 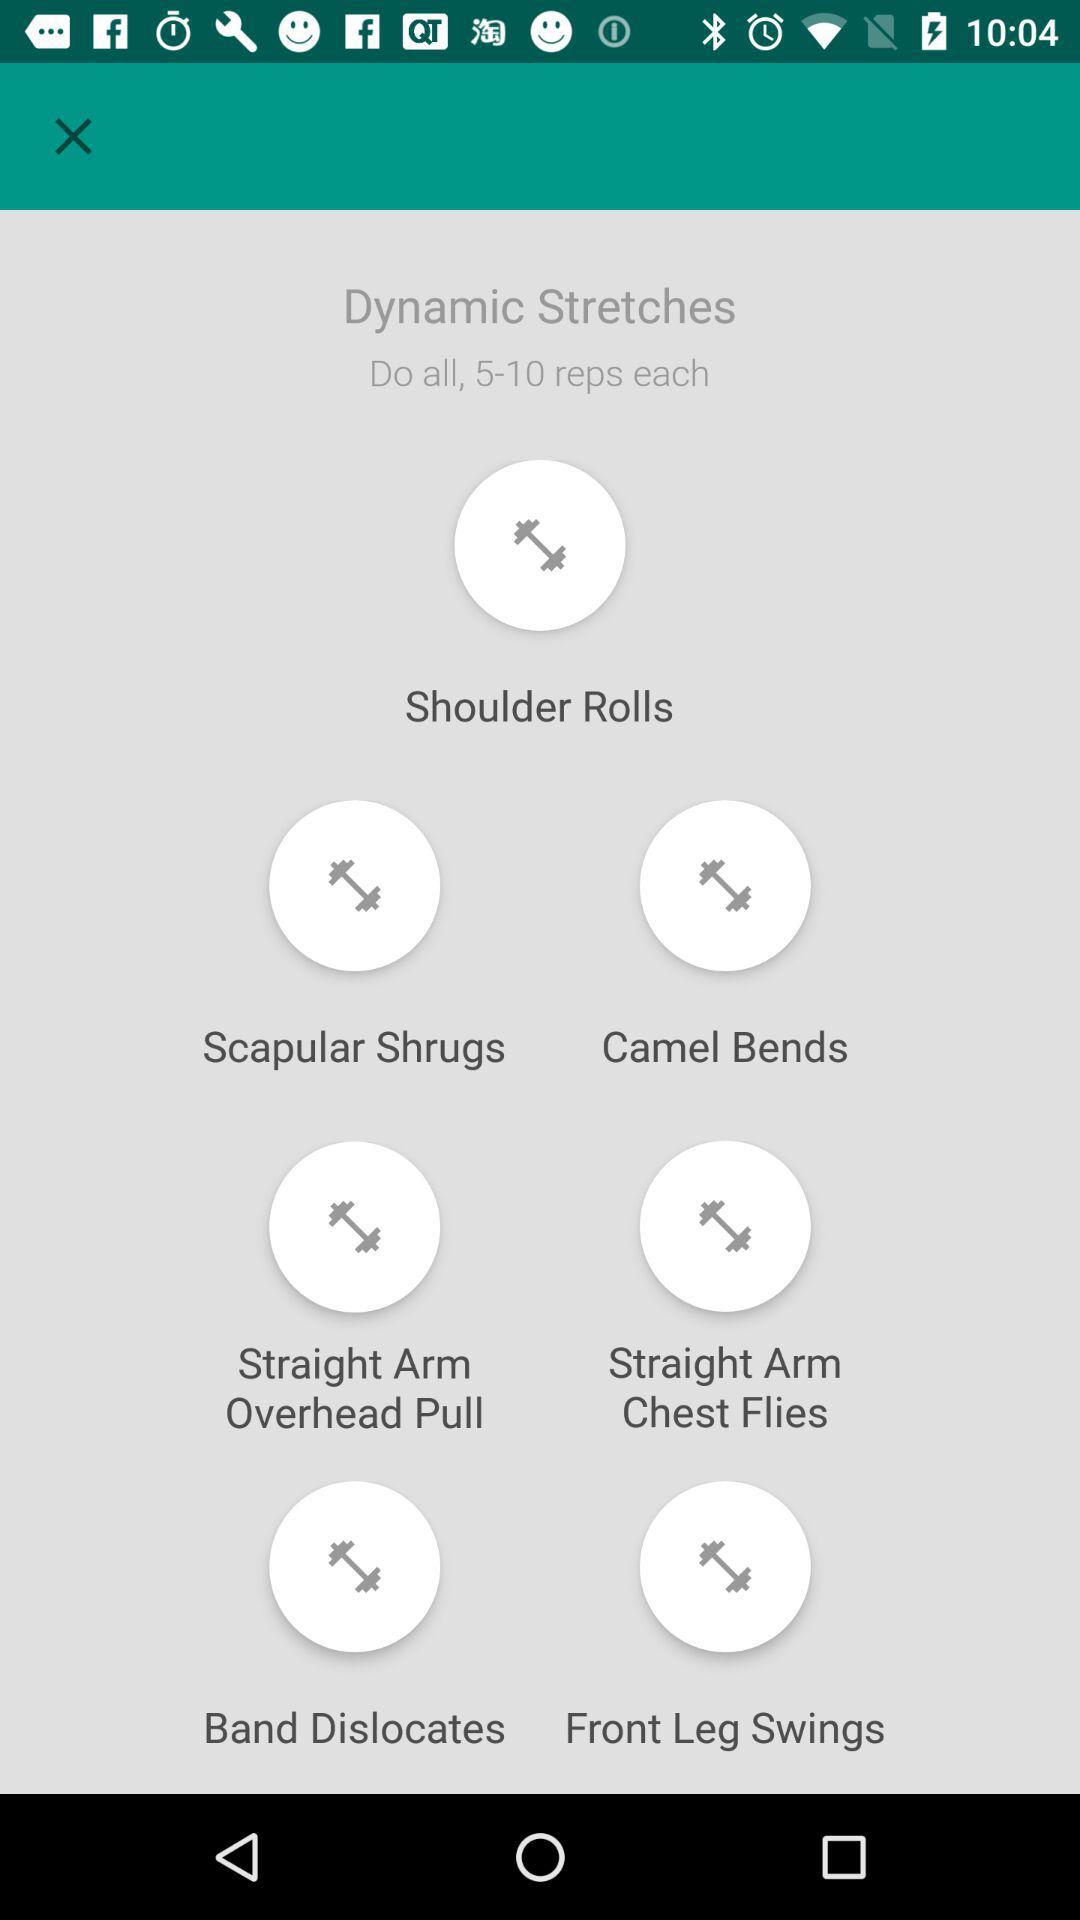 What do you see at coordinates (725, 1565) in the screenshot?
I see `front leg swings` at bounding box center [725, 1565].